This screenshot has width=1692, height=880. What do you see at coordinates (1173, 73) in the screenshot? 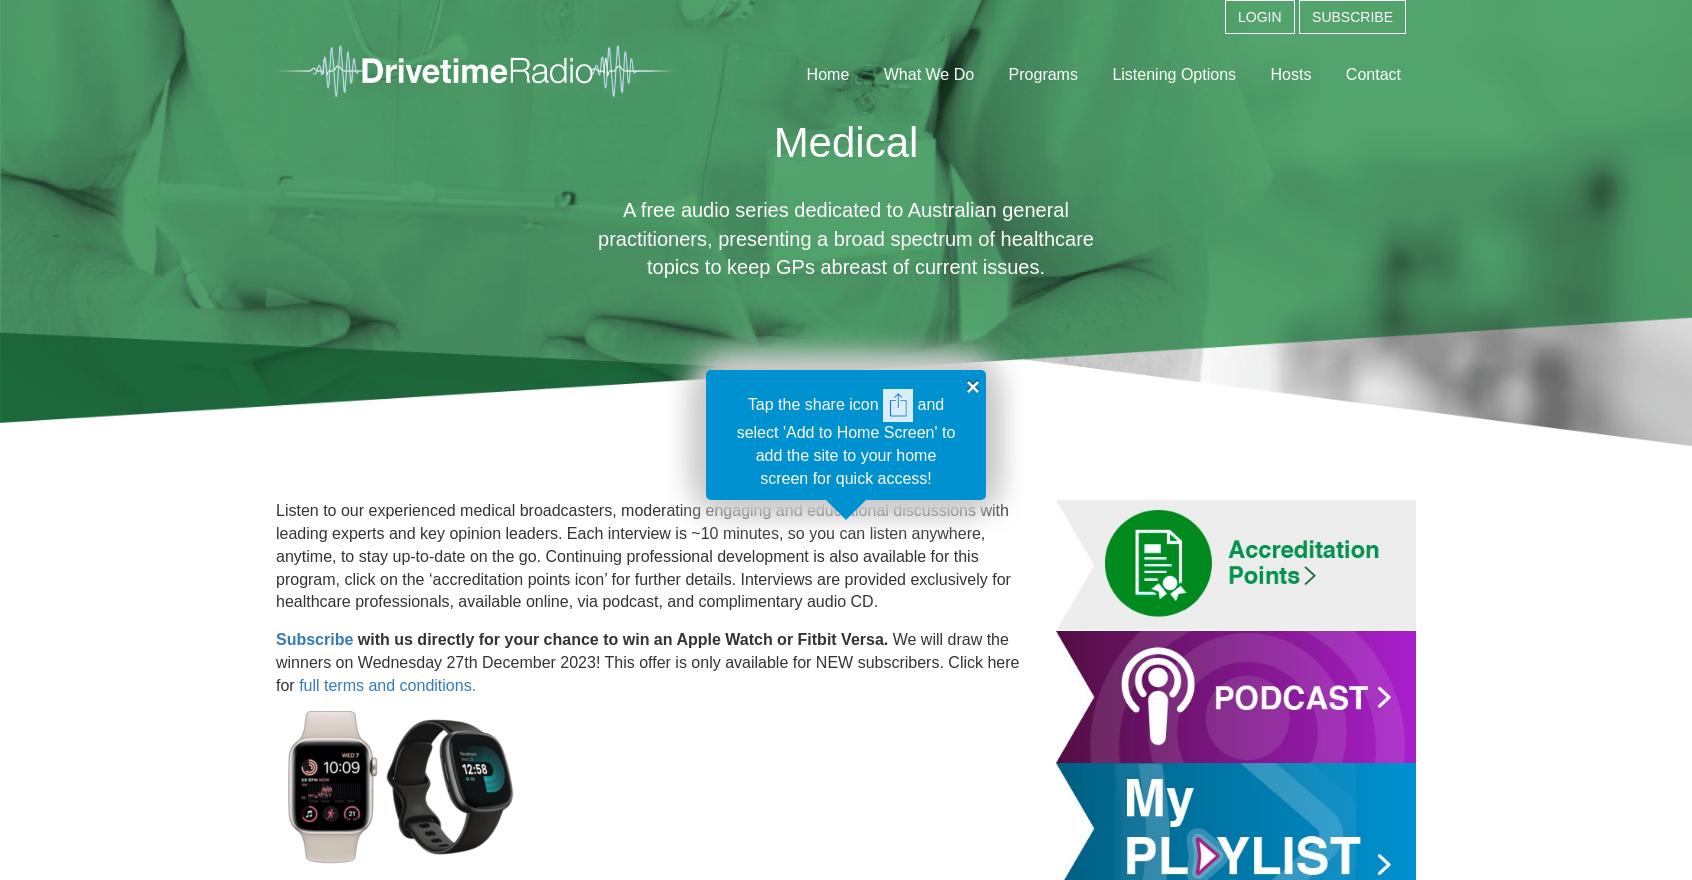
I see `'Listening Options'` at bounding box center [1173, 73].